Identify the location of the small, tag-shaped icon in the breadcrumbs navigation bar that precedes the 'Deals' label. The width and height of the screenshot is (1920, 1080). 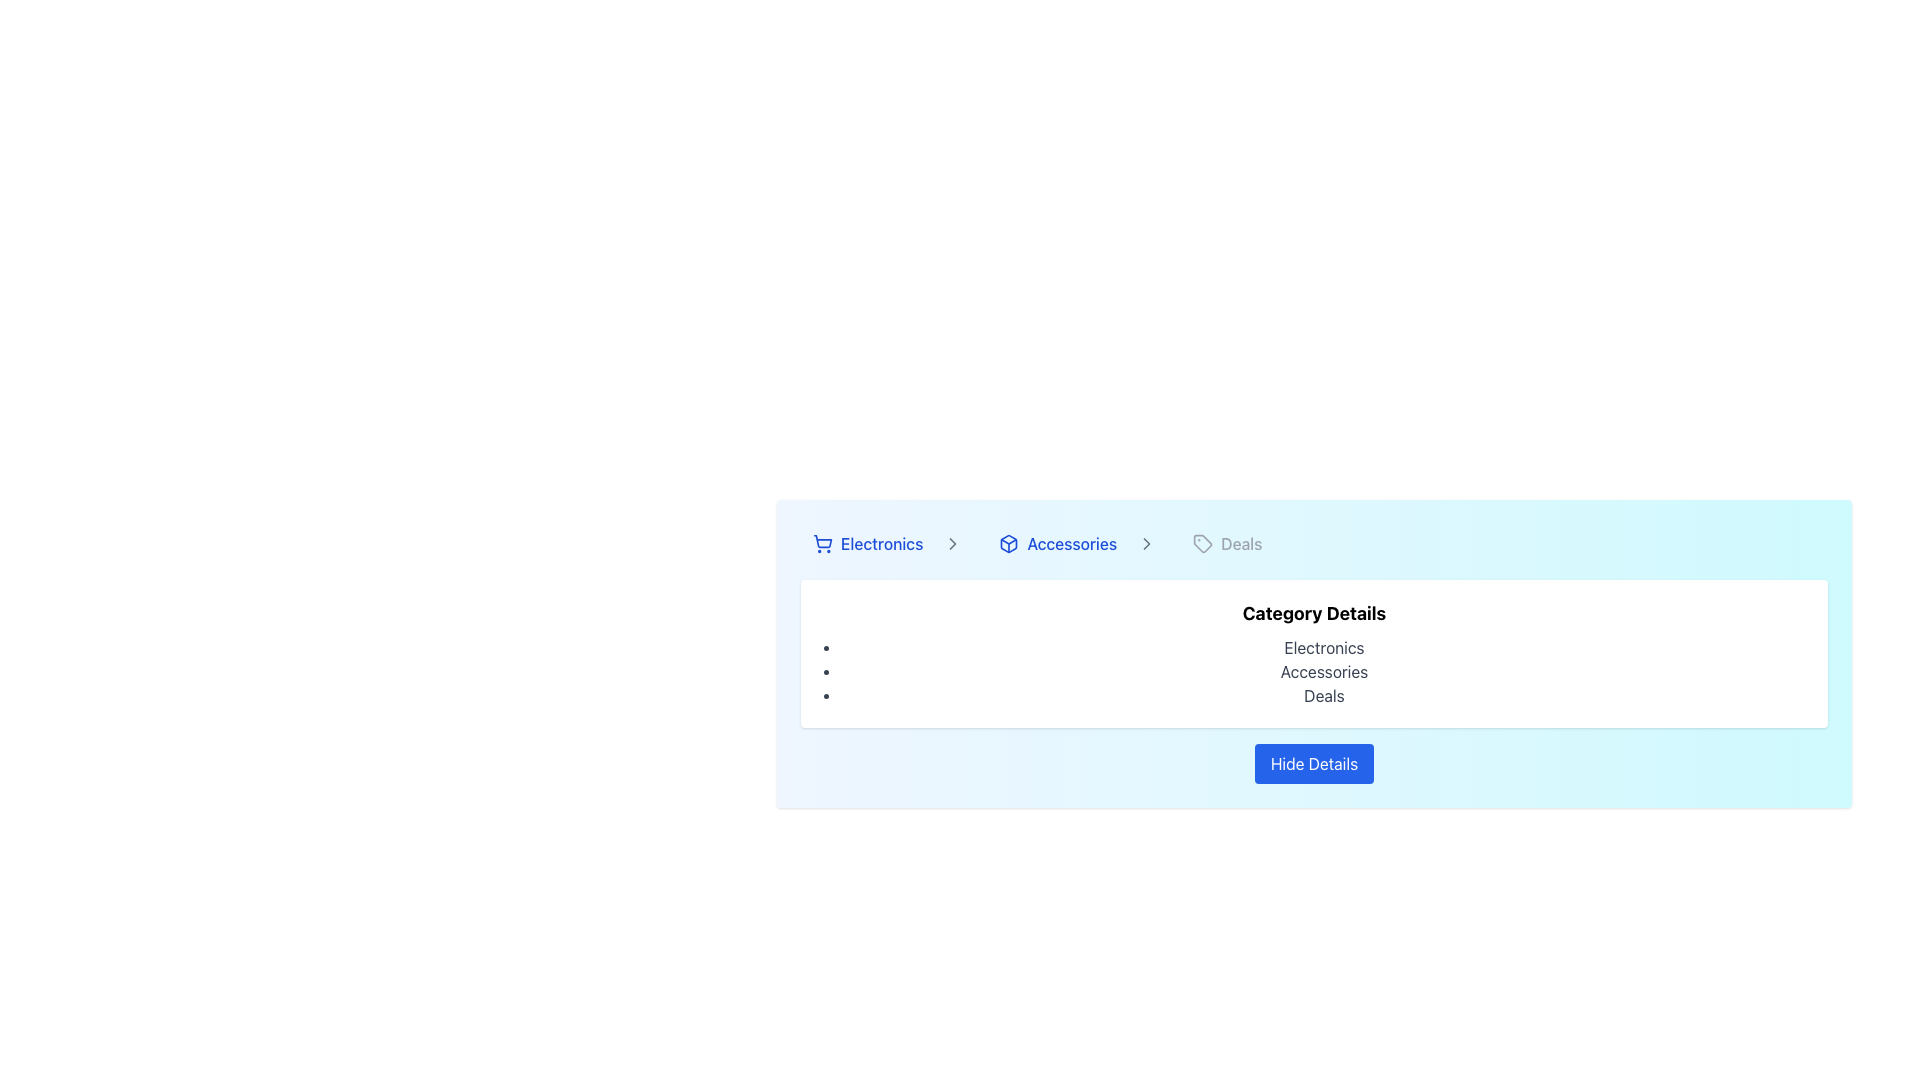
(1202, 543).